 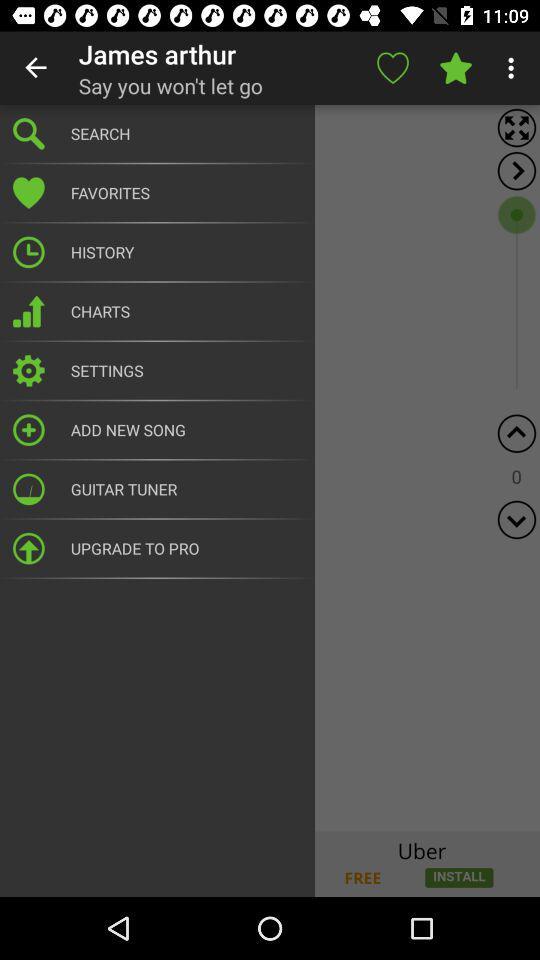 I want to click on fullscrceen, so click(x=516, y=127).